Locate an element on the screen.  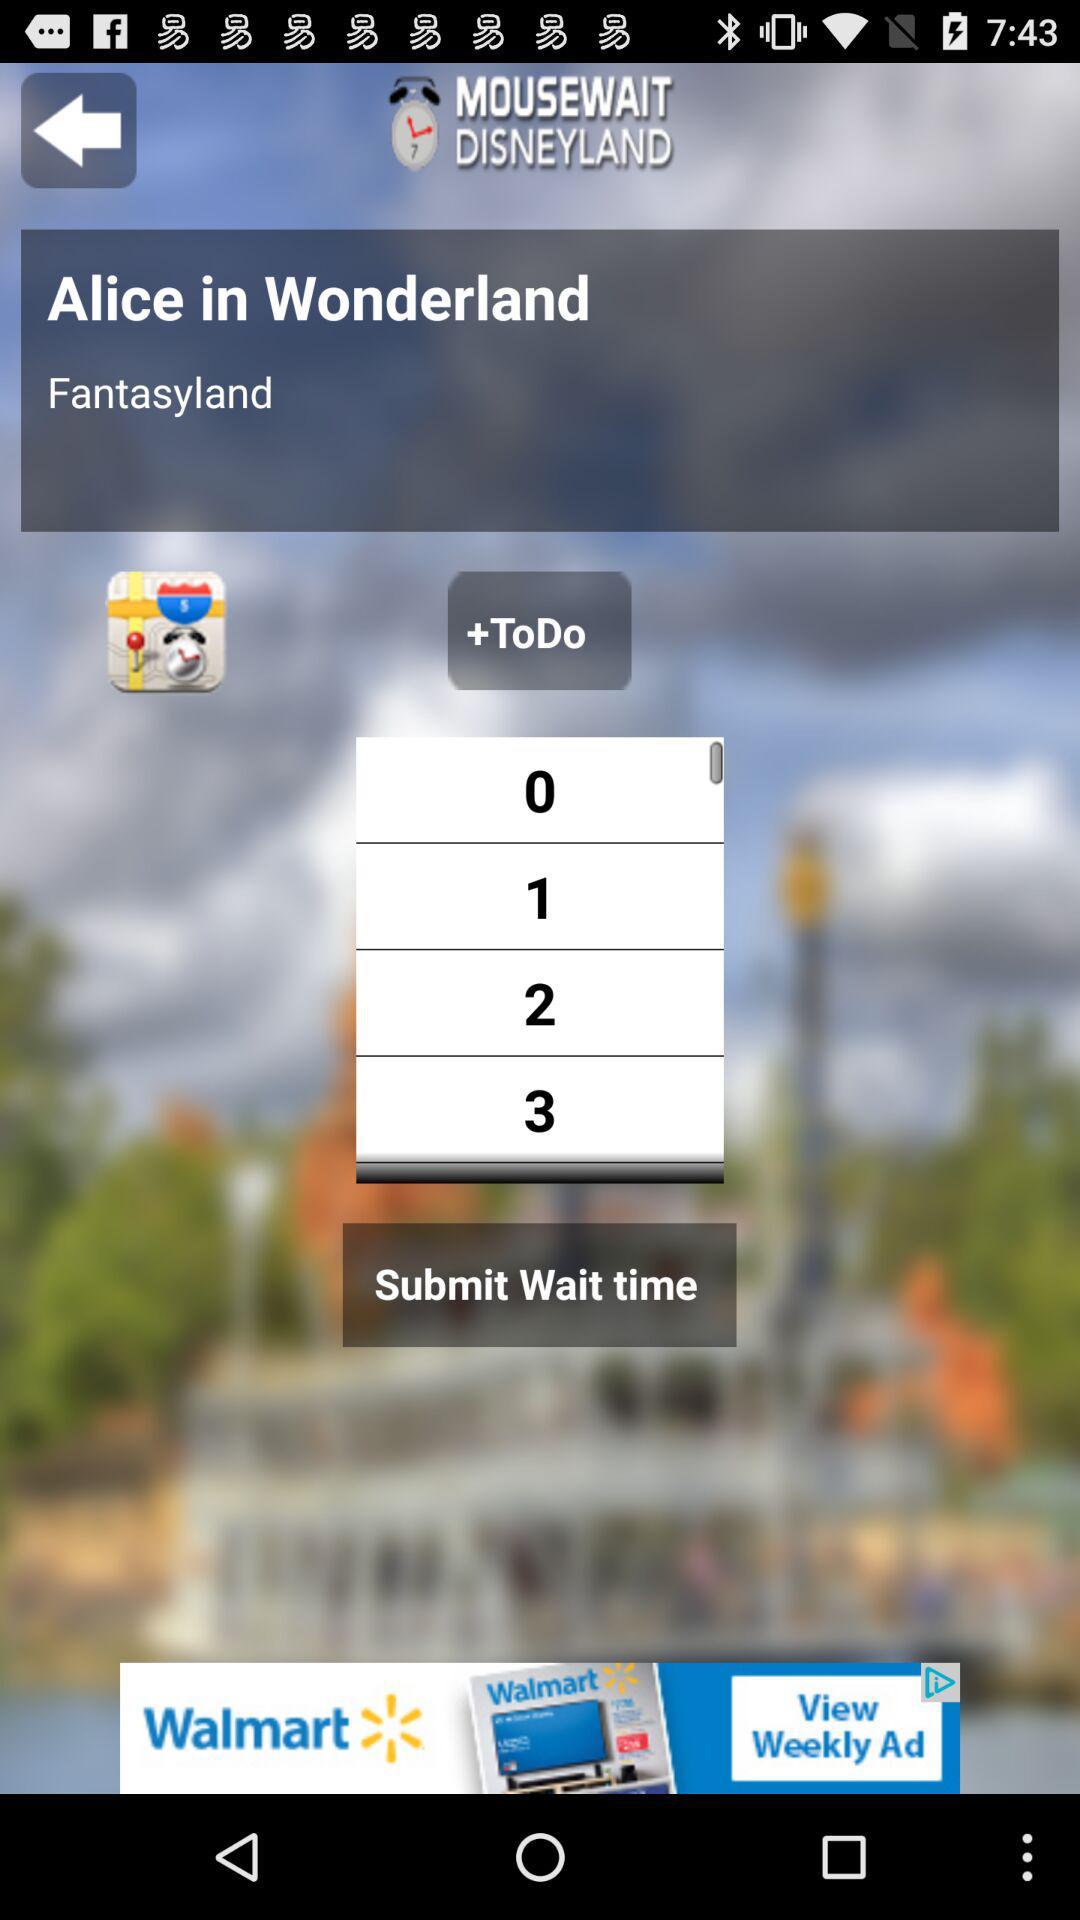
the settings icon is located at coordinates (165, 679).